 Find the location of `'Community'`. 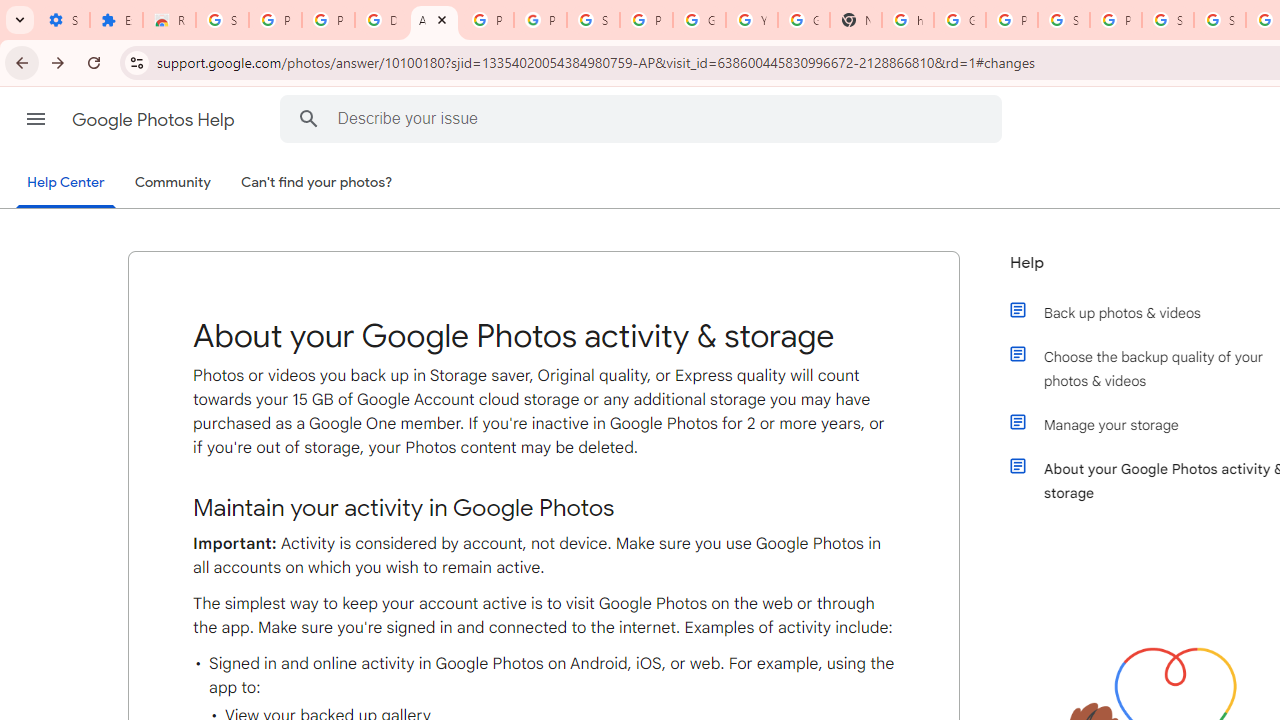

'Community' is located at coordinates (172, 183).